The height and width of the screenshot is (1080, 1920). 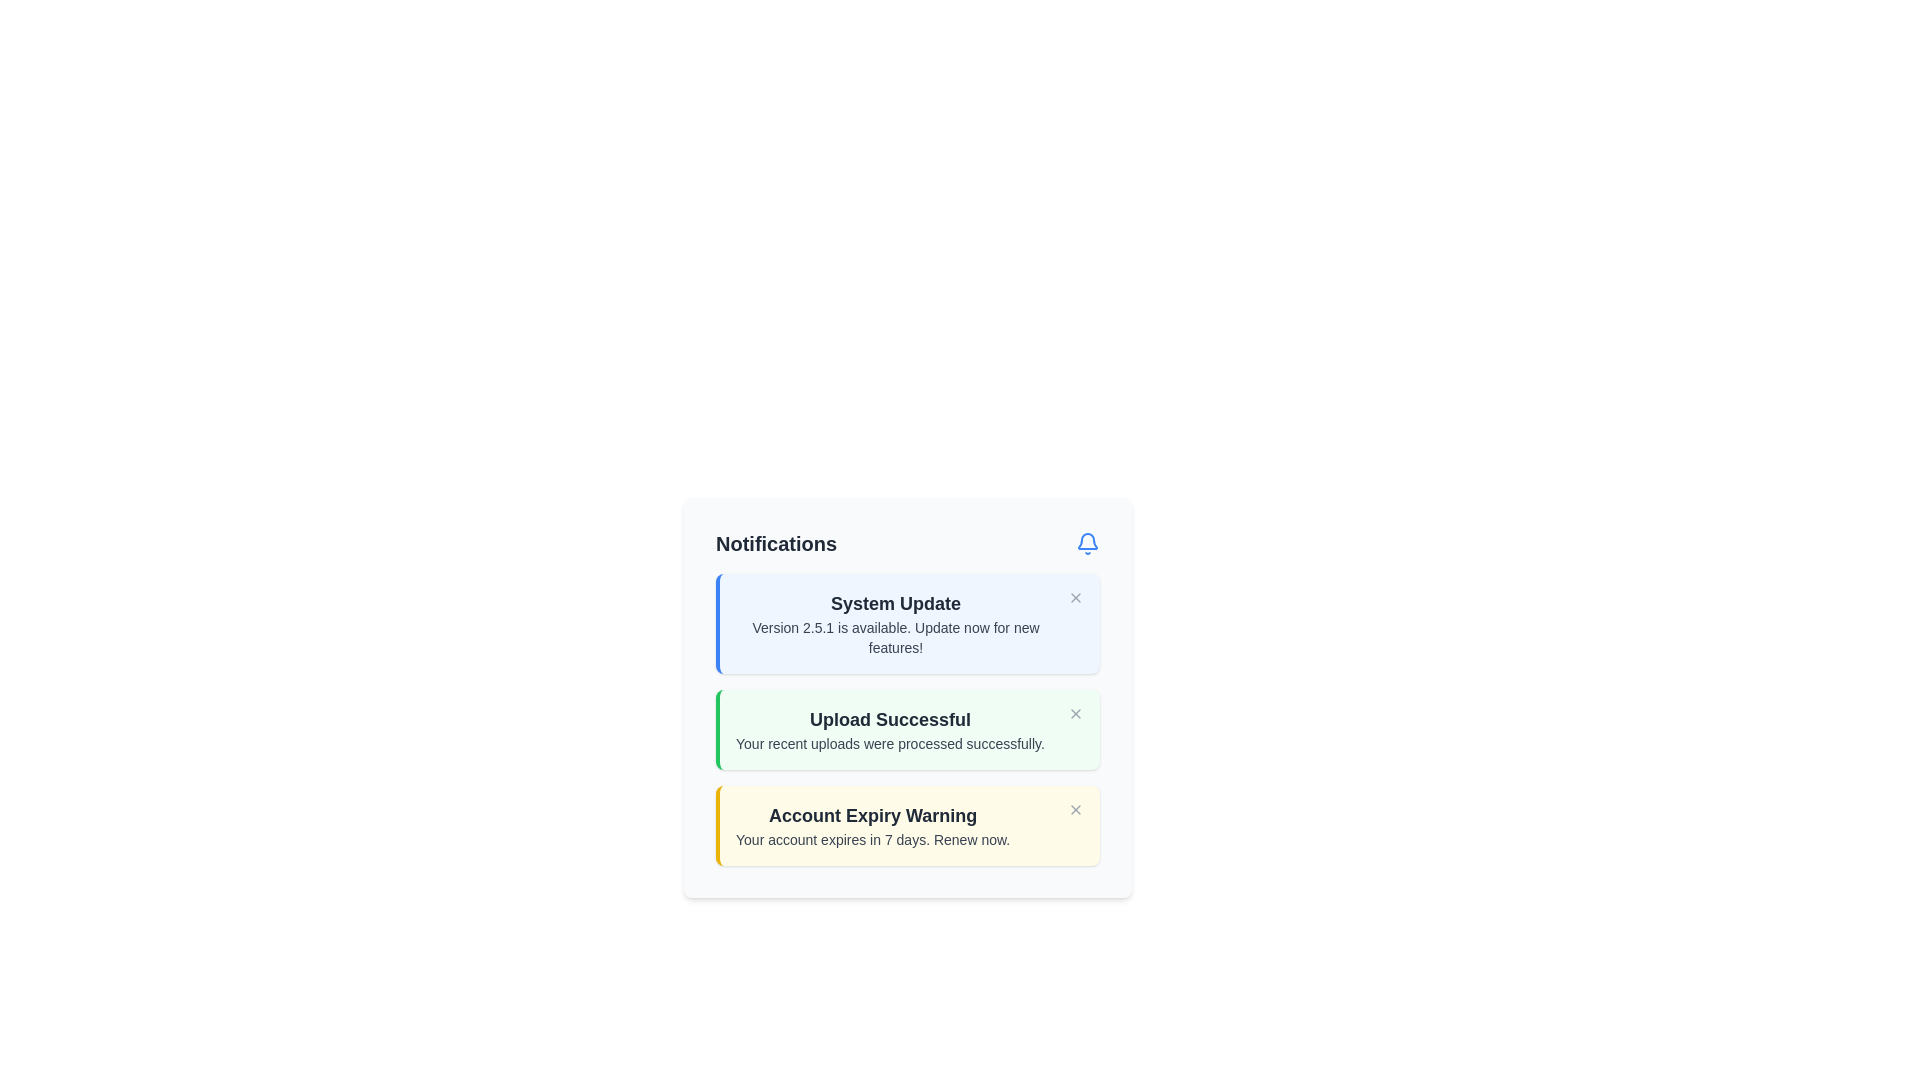 I want to click on message from the notification box titled 'System Update' with a blue background and a left border, containing the text 'Version 2.5.1 is available. Update now for new features!', so click(x=906, y=623).